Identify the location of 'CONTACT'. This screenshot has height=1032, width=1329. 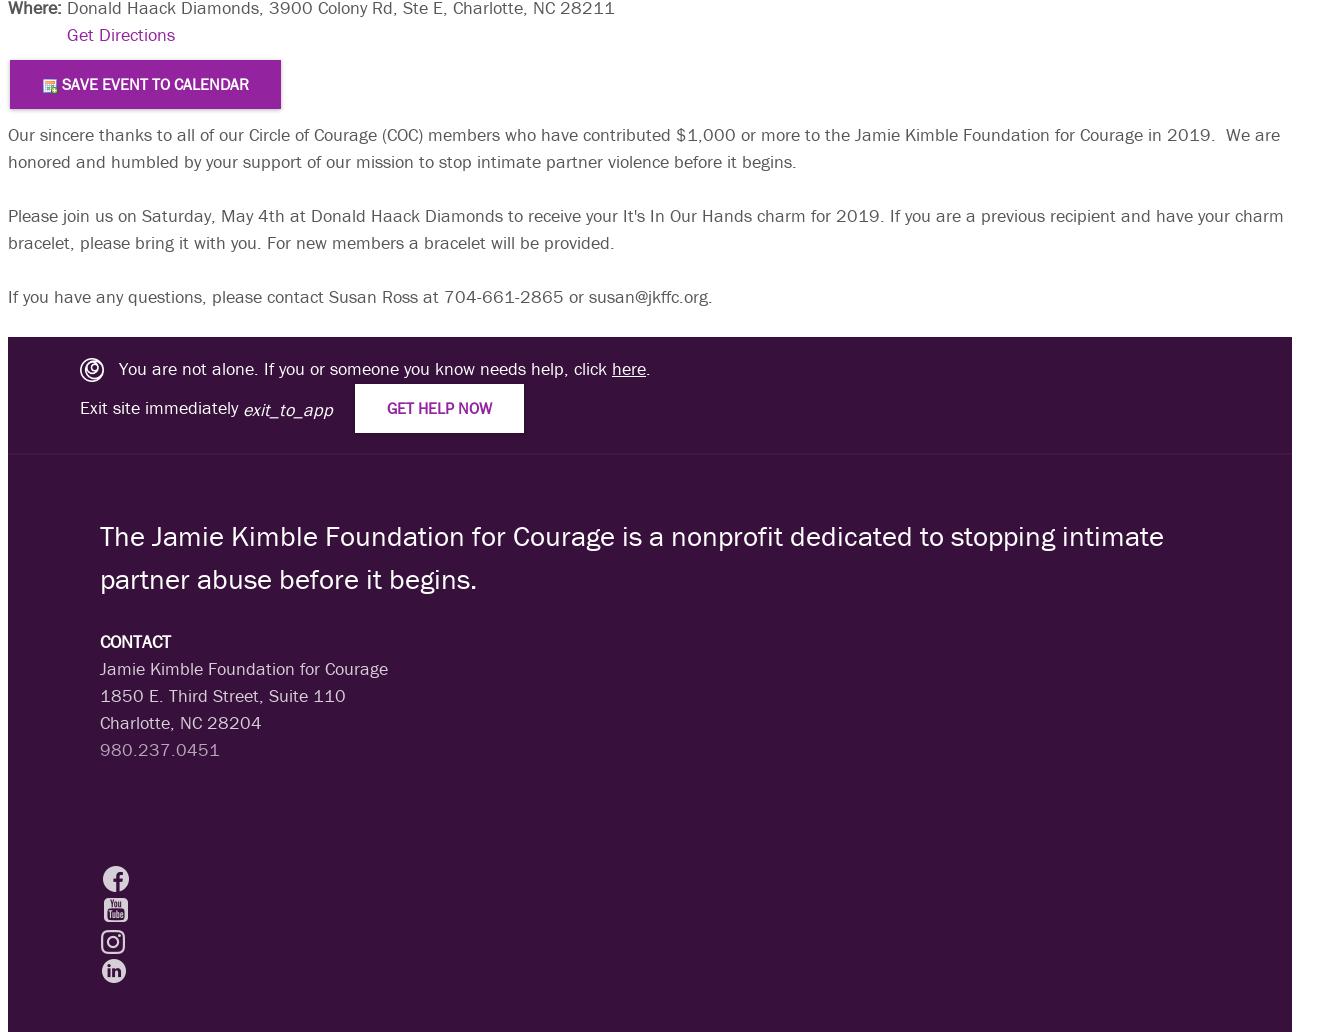
(99, 640).